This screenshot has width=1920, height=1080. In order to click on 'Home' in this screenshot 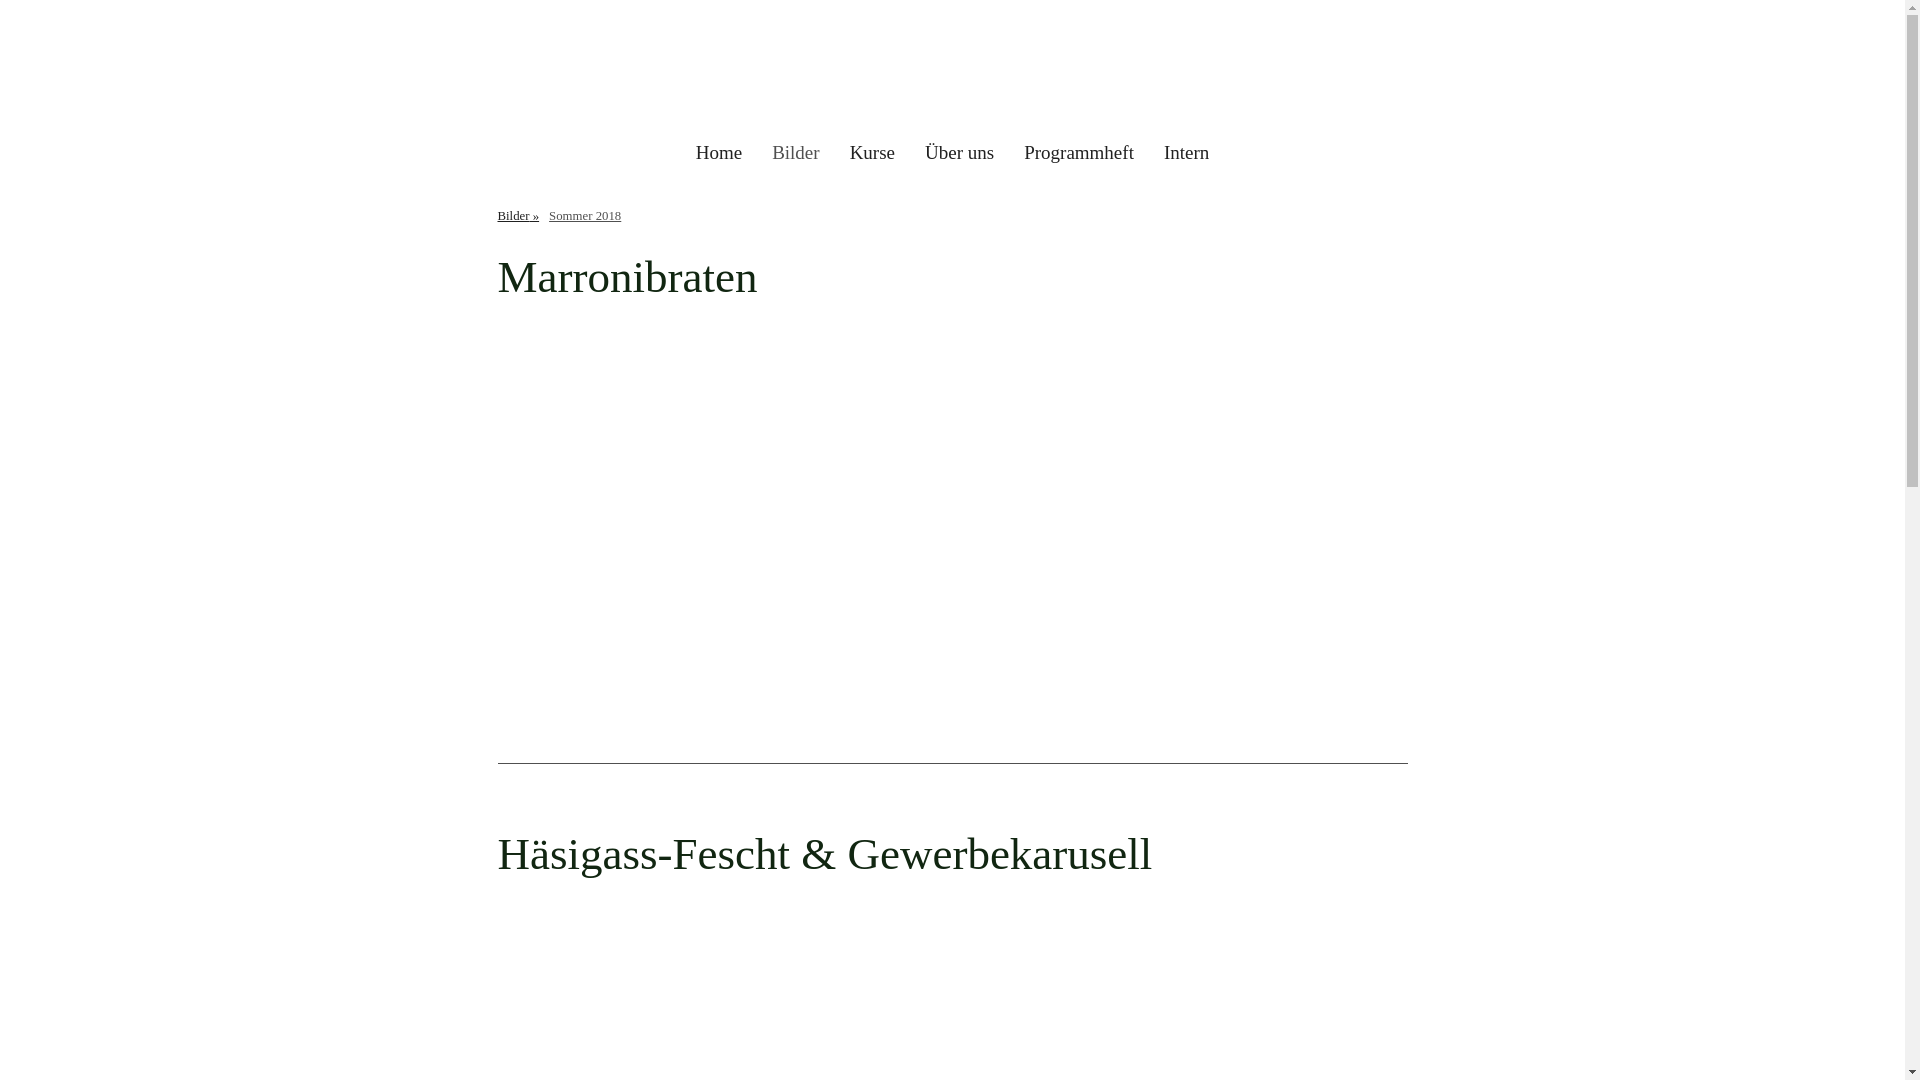, I will do `click(681, 152)`.